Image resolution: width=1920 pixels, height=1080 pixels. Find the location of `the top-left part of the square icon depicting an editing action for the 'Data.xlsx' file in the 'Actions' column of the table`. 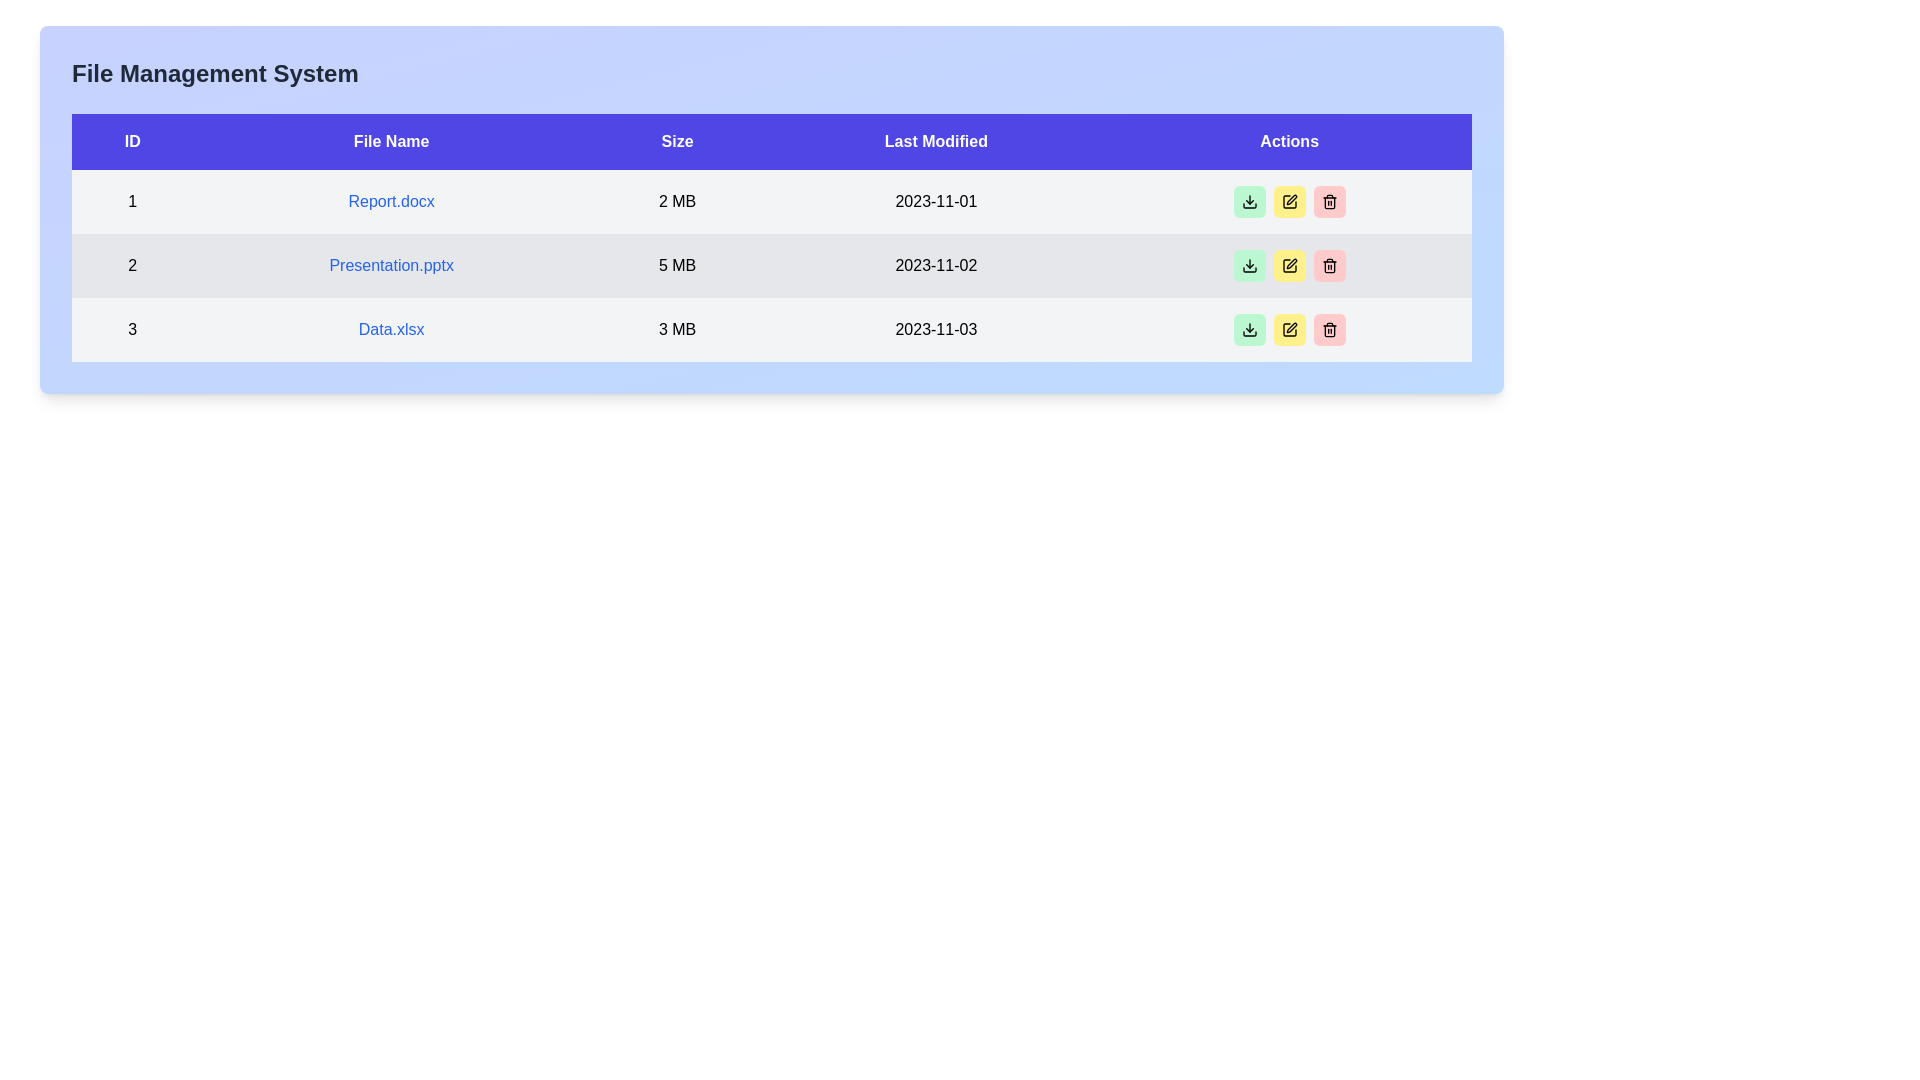

the top-left part of the square icon depicting an editing action for the 'Data.xlsx' file in the 'Actions' column of the table is located at coordinates (1289, 329).